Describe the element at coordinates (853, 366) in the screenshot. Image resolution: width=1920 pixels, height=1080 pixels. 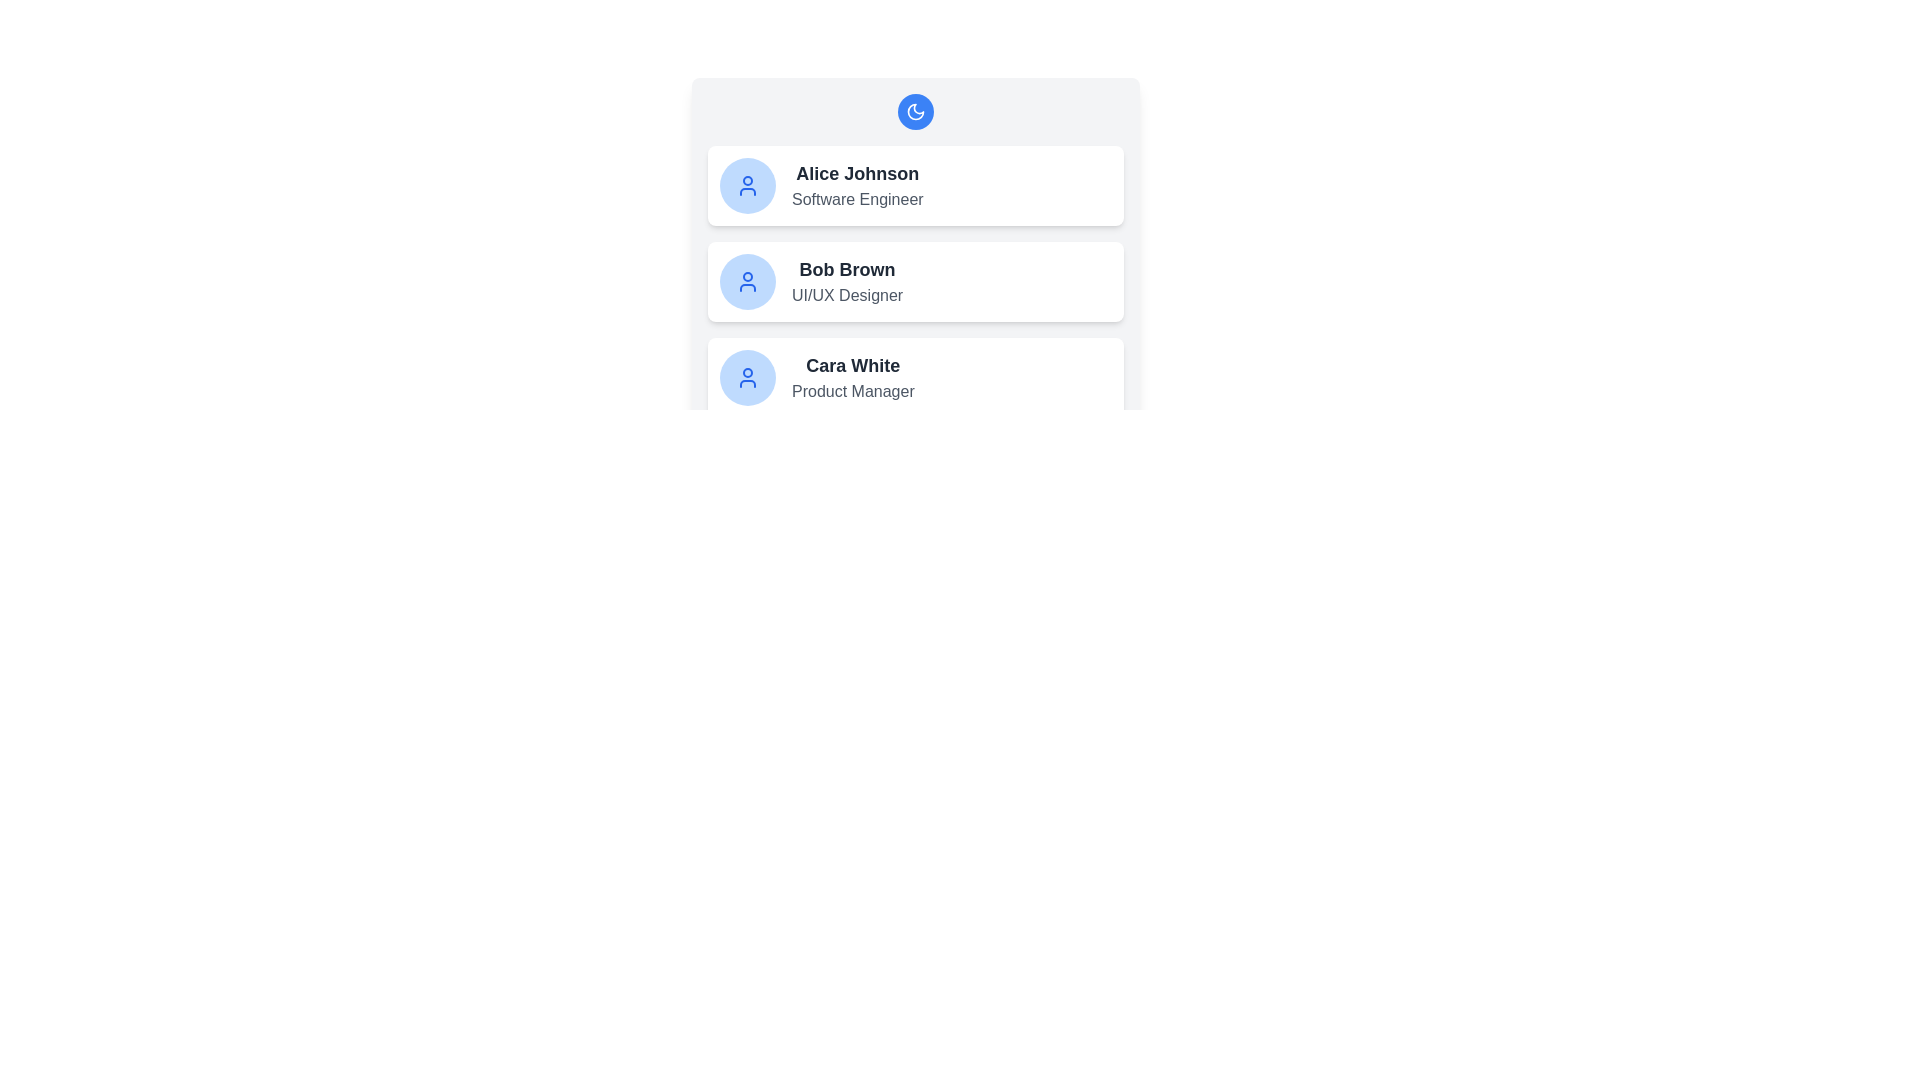
I see `the text element displaying 'Cara White', which is styled in bold and larger size, located in the third row of user details above 'Product Manager'` at that location.